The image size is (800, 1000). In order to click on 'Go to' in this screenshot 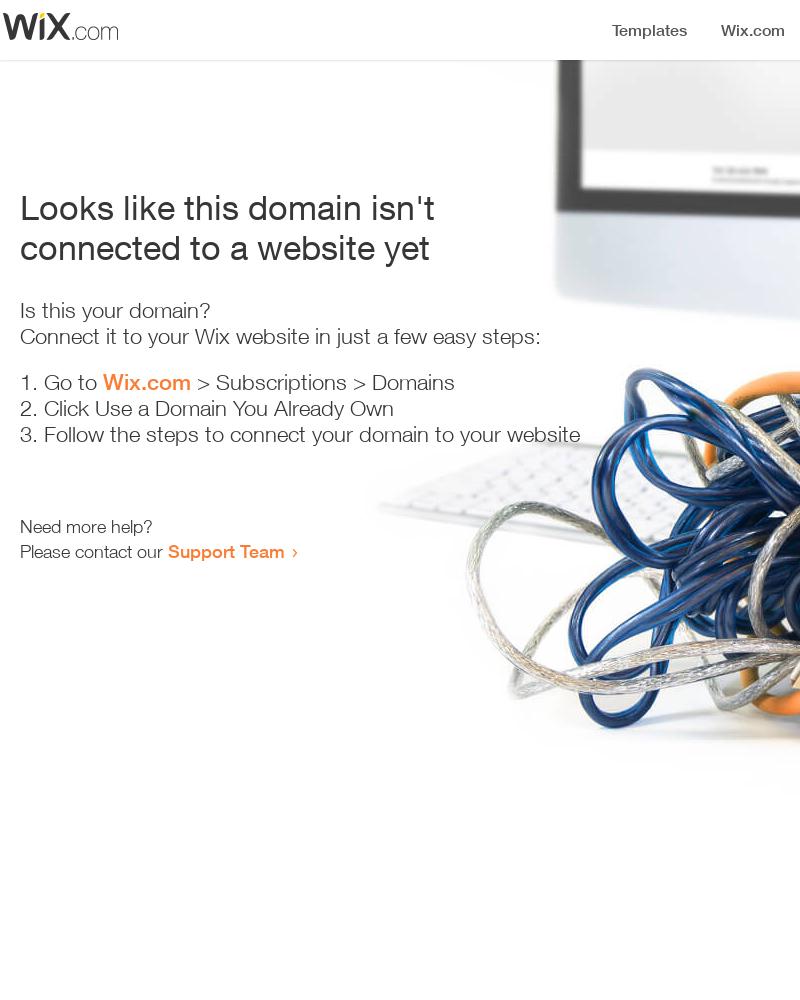, I will do `click(73, 382)`.